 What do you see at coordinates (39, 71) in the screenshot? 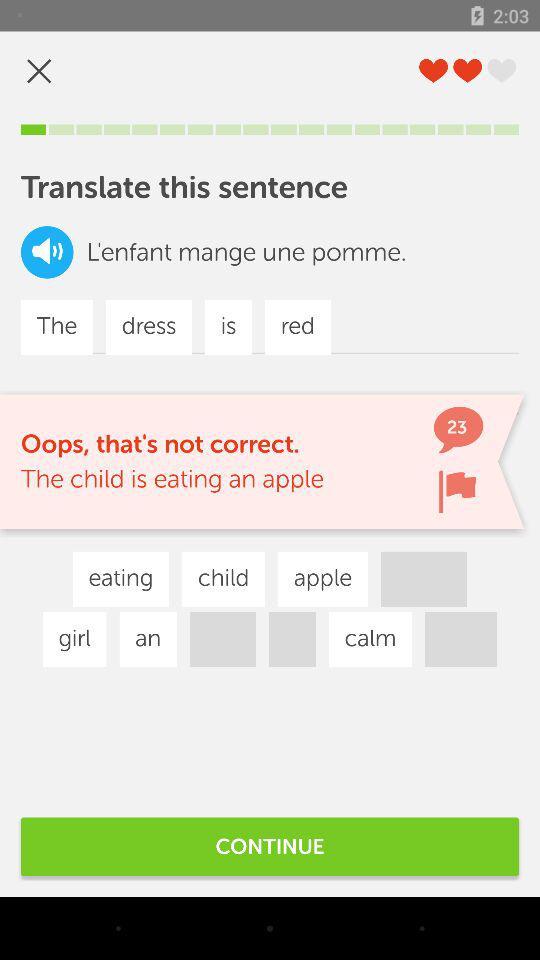
I see `the close icon` at bounding box center [39, 71].